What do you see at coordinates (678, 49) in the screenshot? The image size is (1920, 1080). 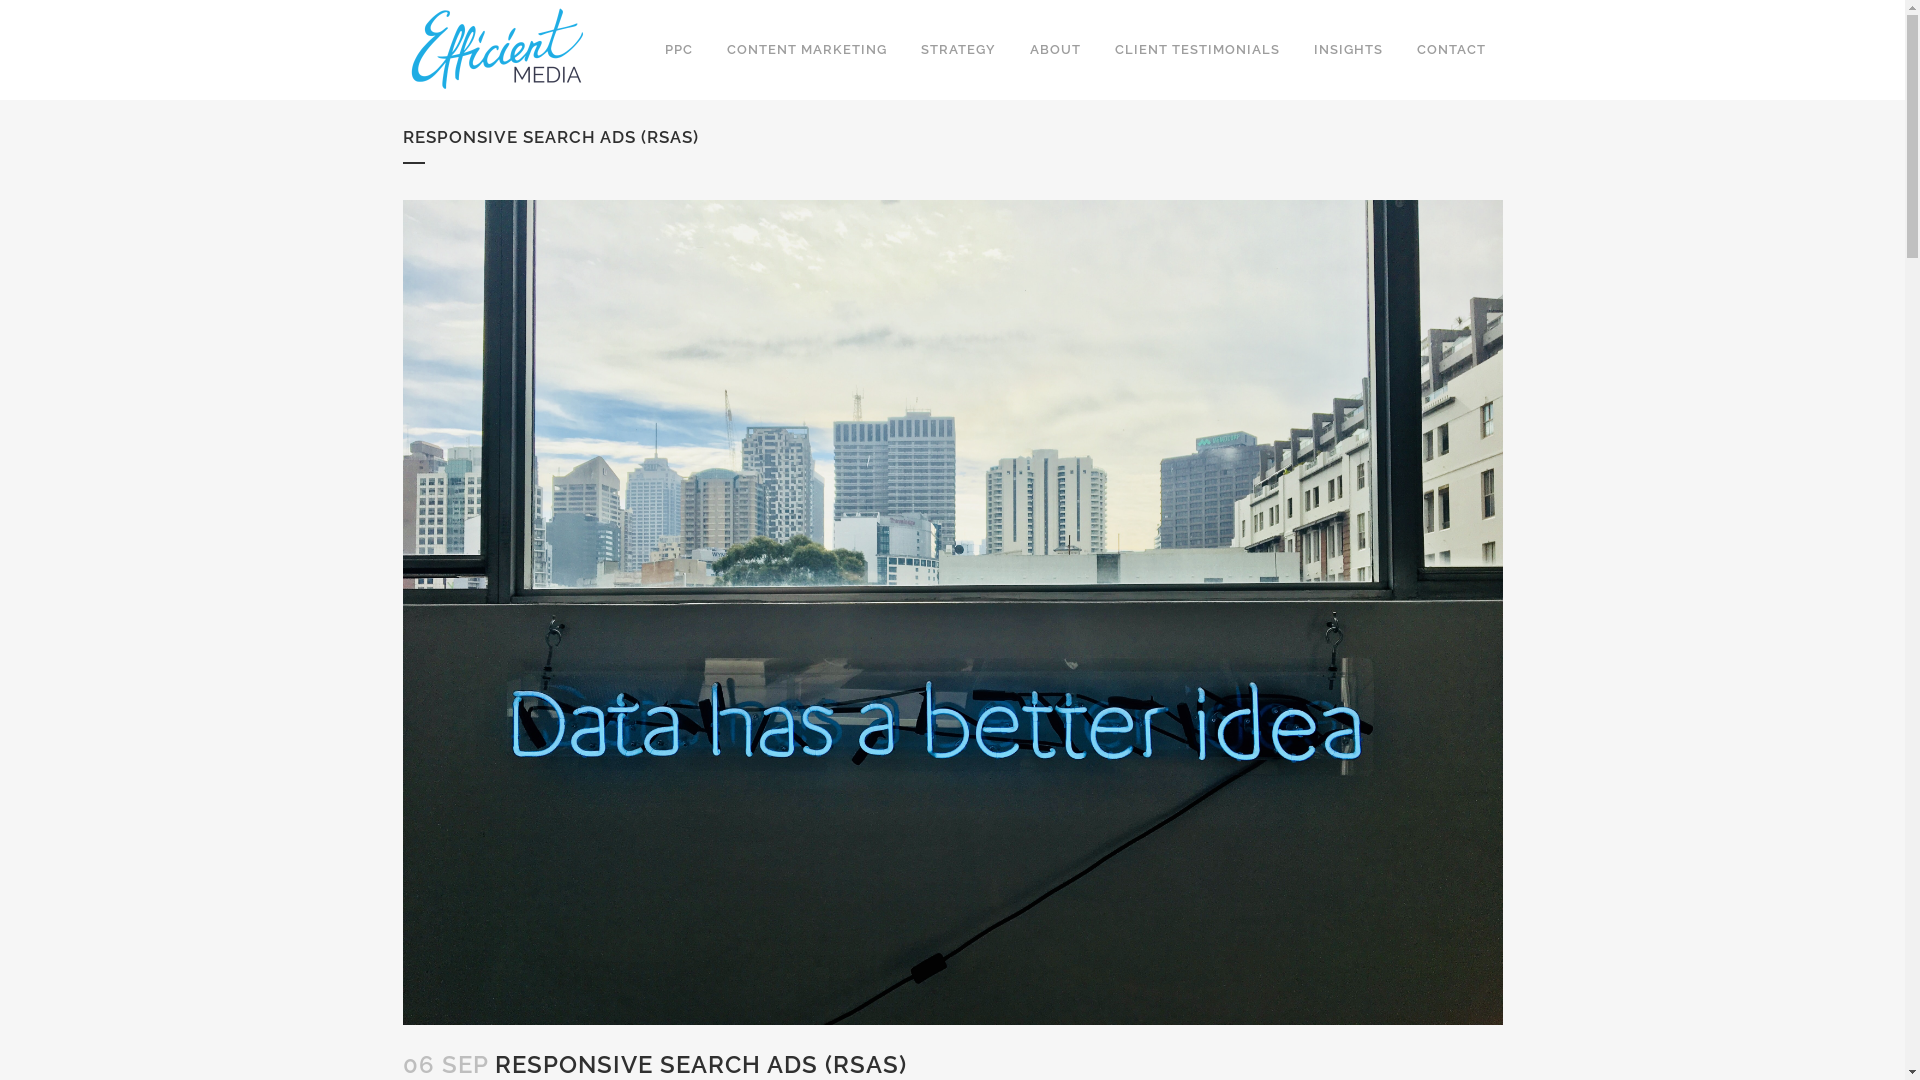 I see `'PPC'` at bounding box center [678, 49].